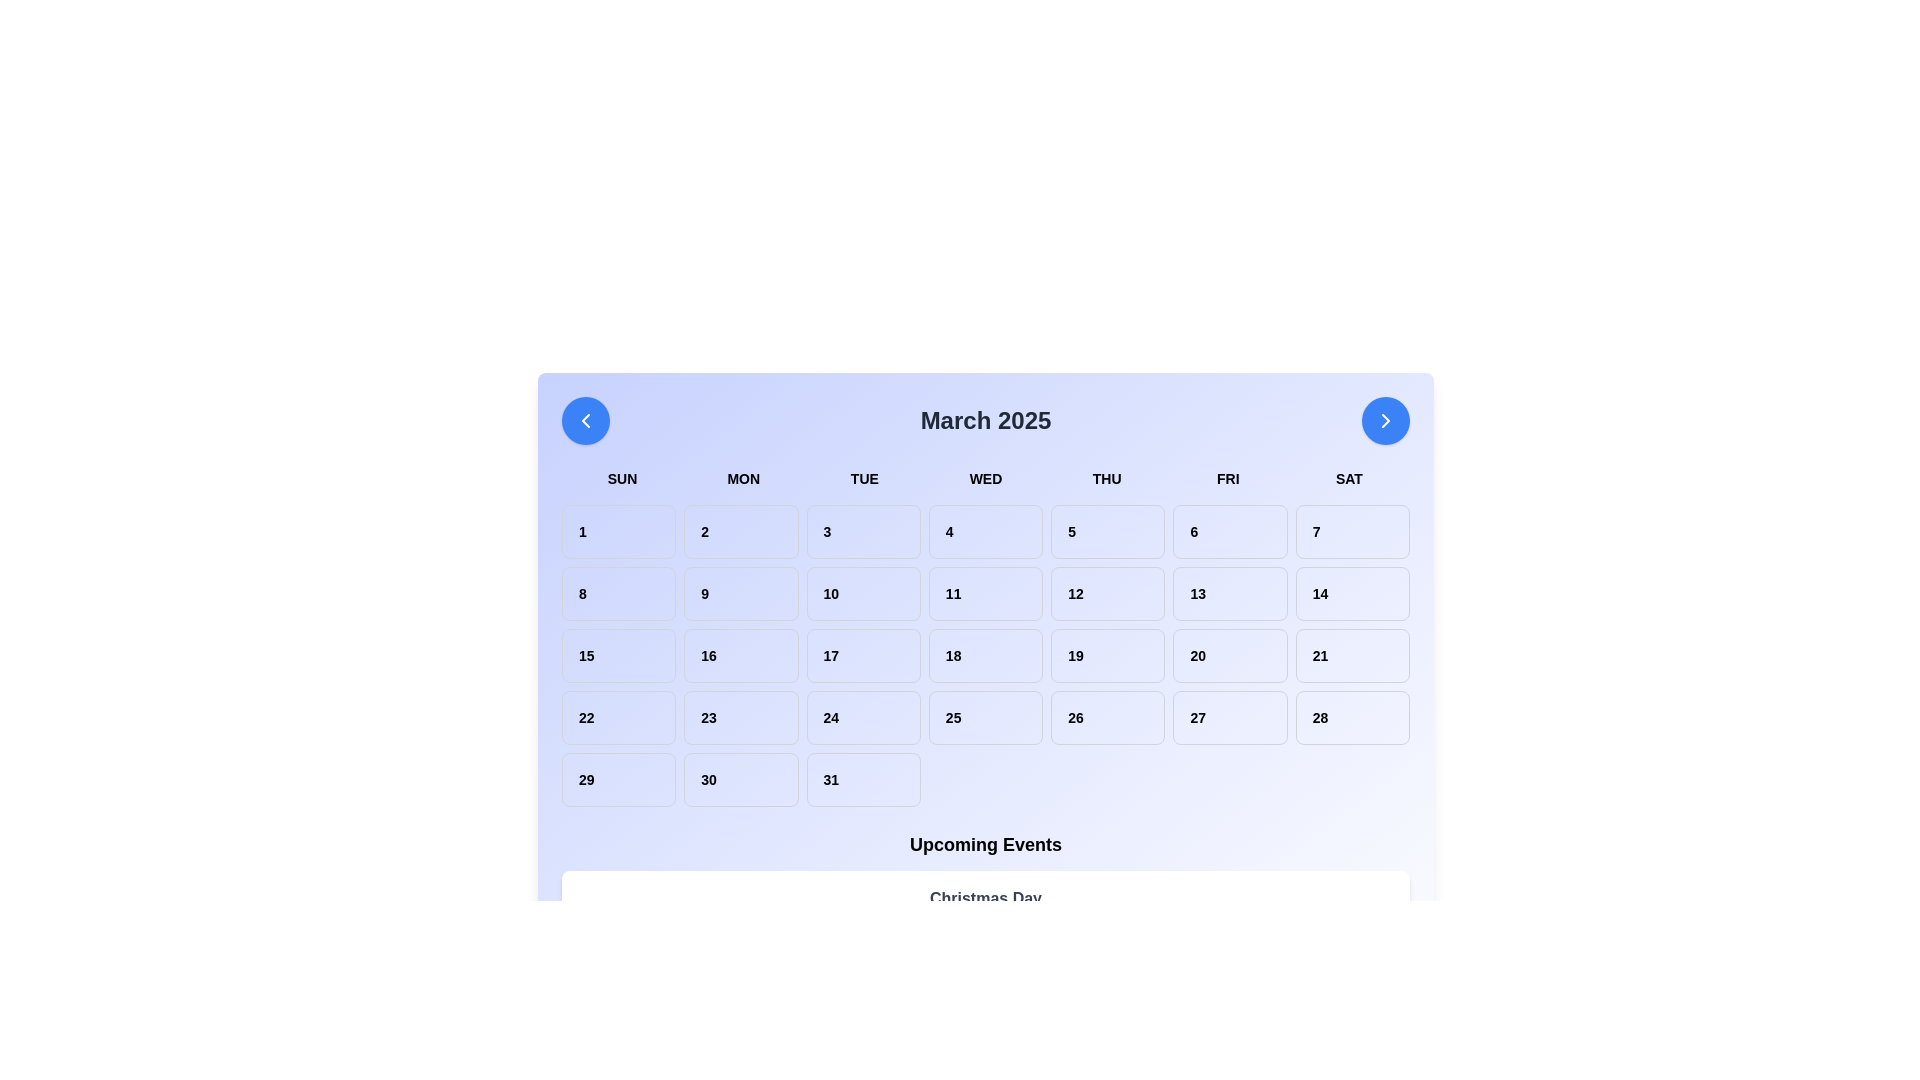 The image size is (1920, 1080). Describe the element at coordinates (985, 419) in the screenshot. I see `the static text label displaying 'March 2025', which is centrally located in the interface and serves as the primary label for the current month and year` at that location.